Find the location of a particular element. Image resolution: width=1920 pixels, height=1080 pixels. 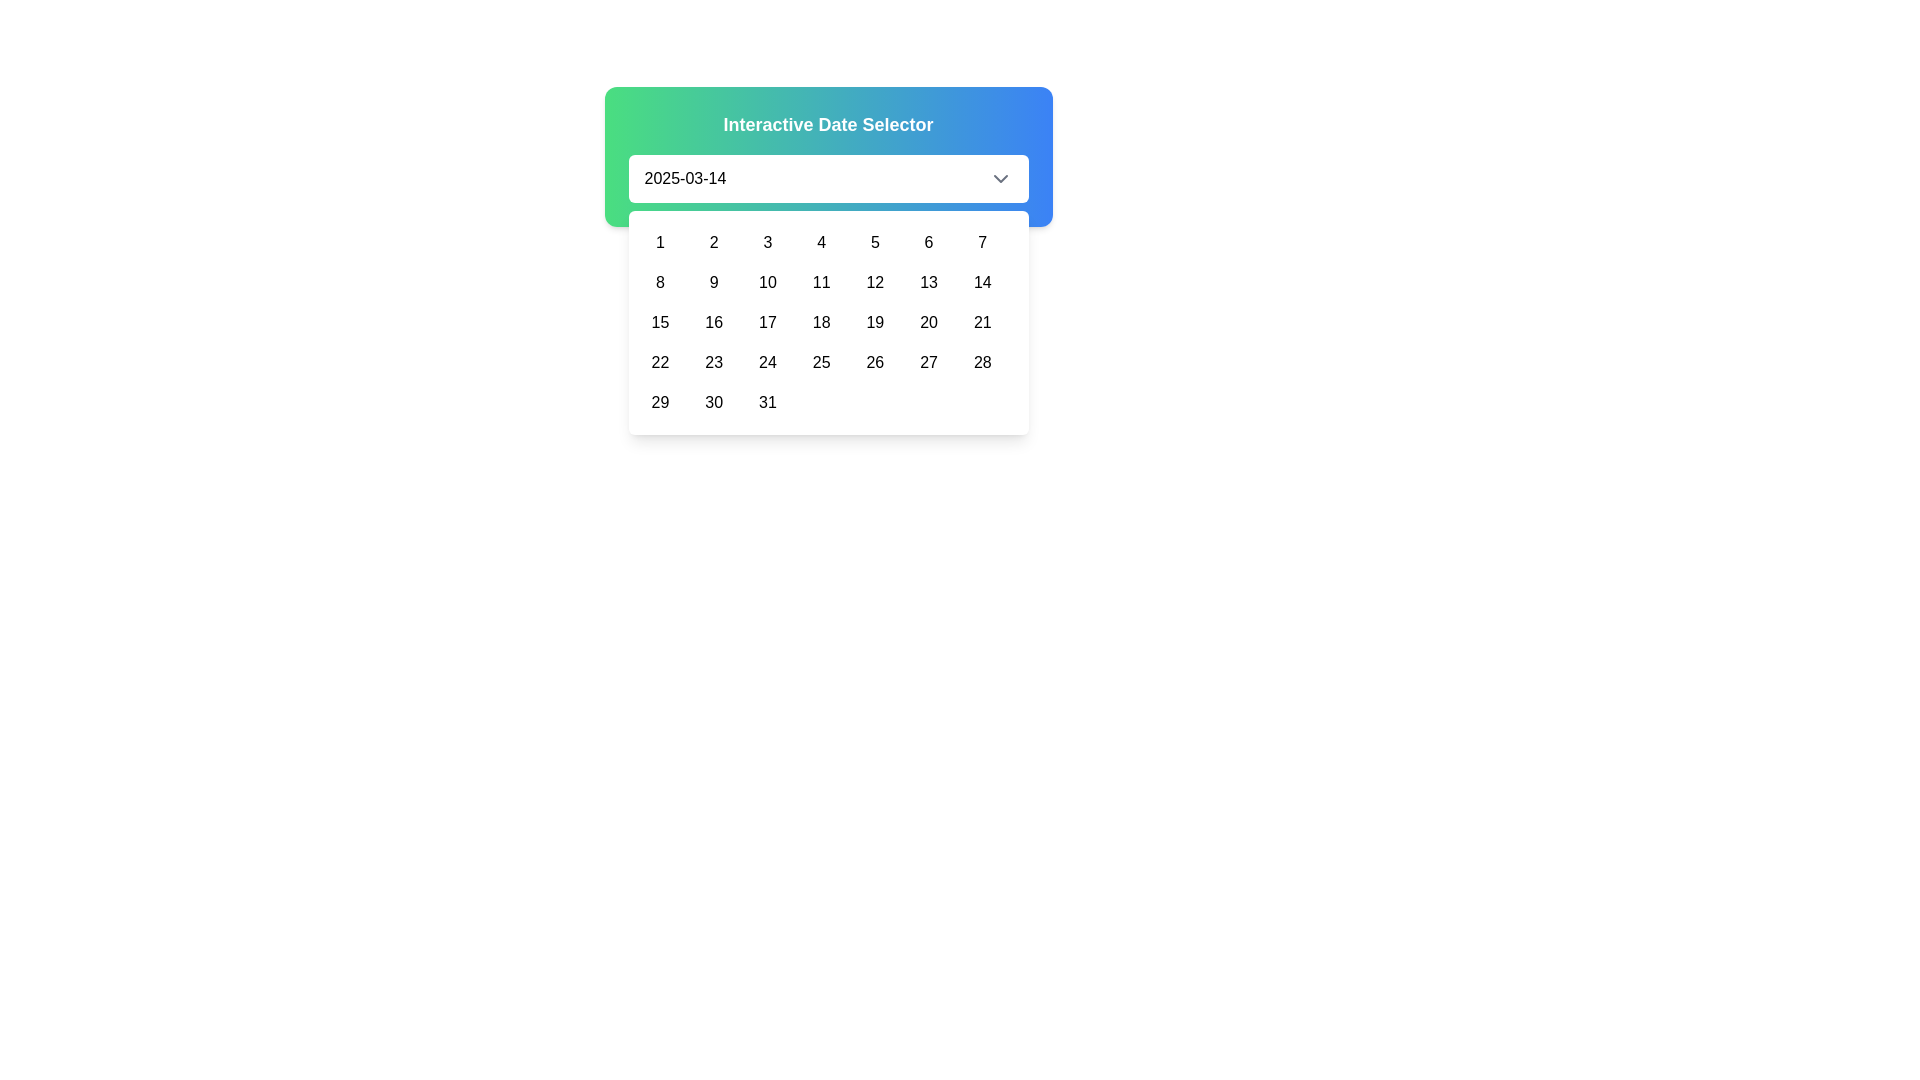

the button representing the 22nd day in the calendar interface located in the fourth row and first column of the grid is located at coordinates (660, 362).